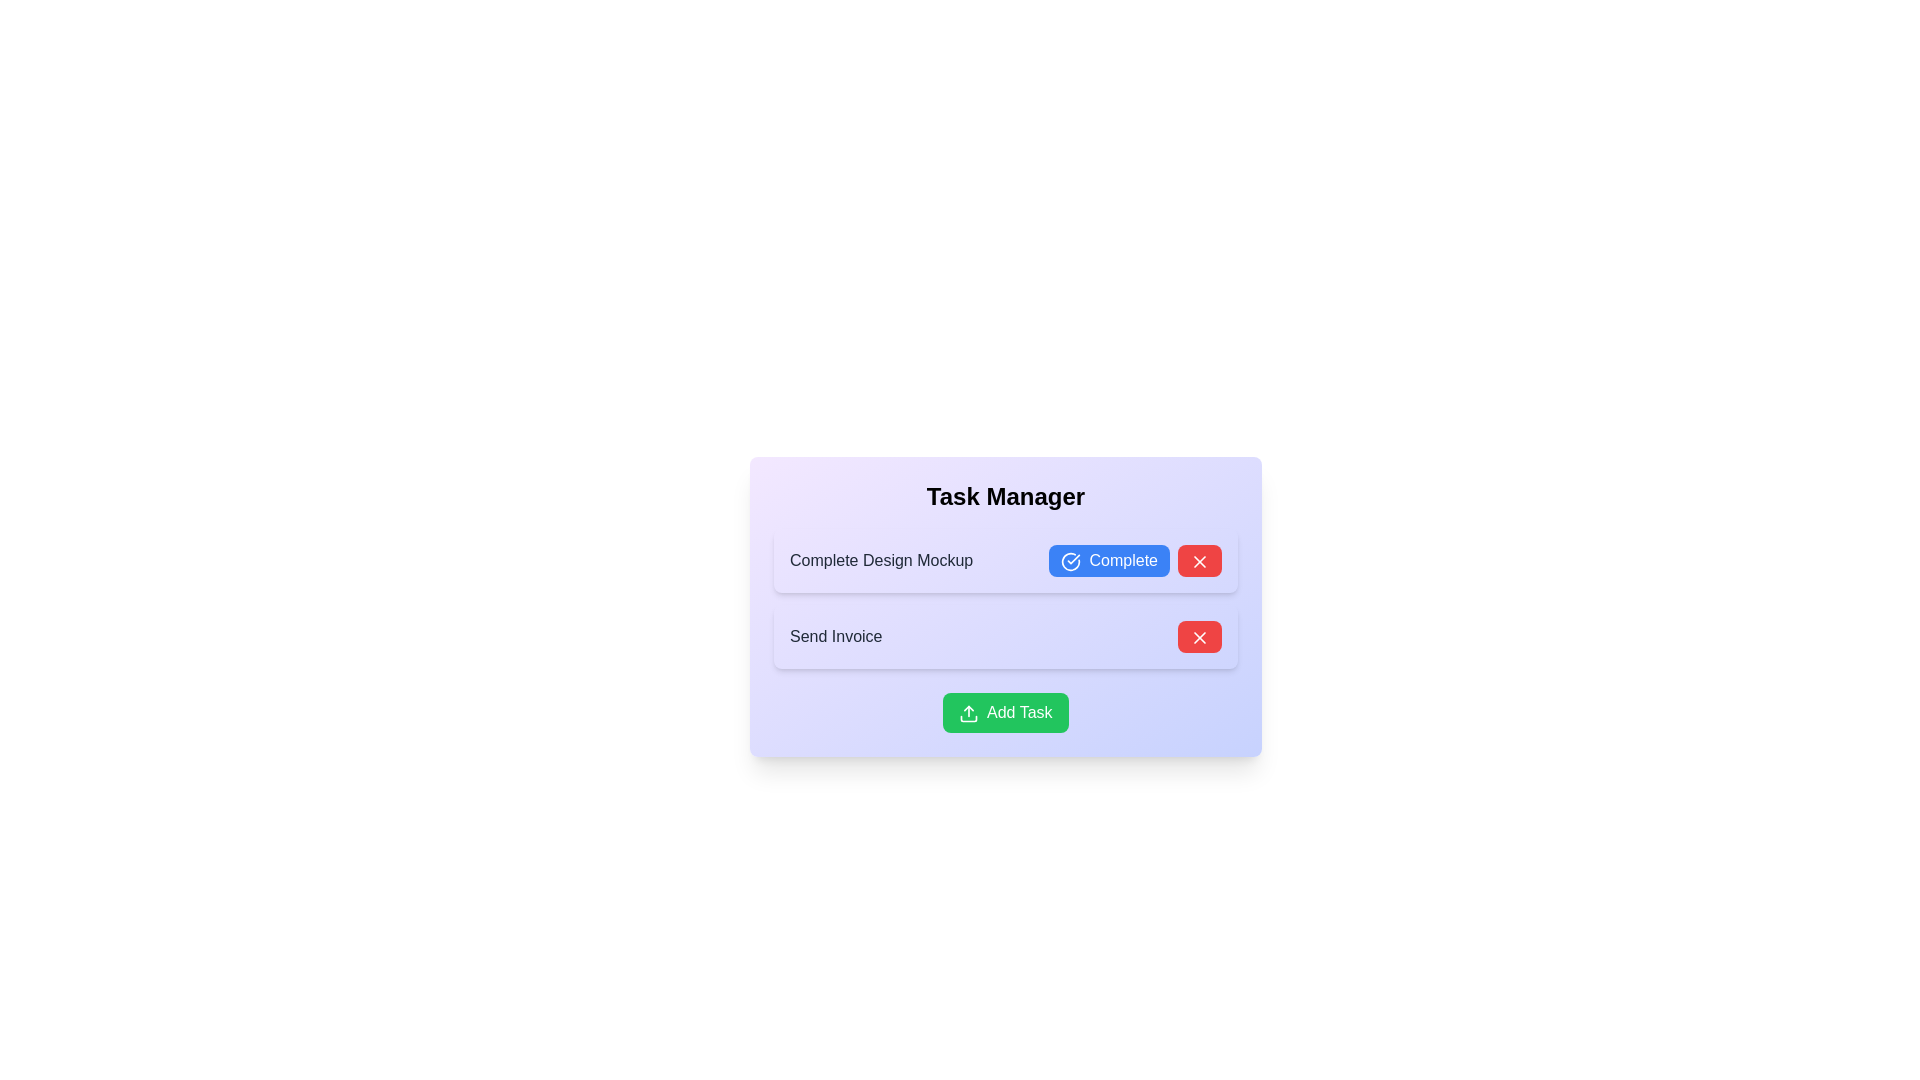 This screenshot has height=1080, width=1920. I want to click on the blue 'Complete' button with a checkmark icon on the left side, located in the first row of the 'Task Manager' interface, so click(1108, 560).